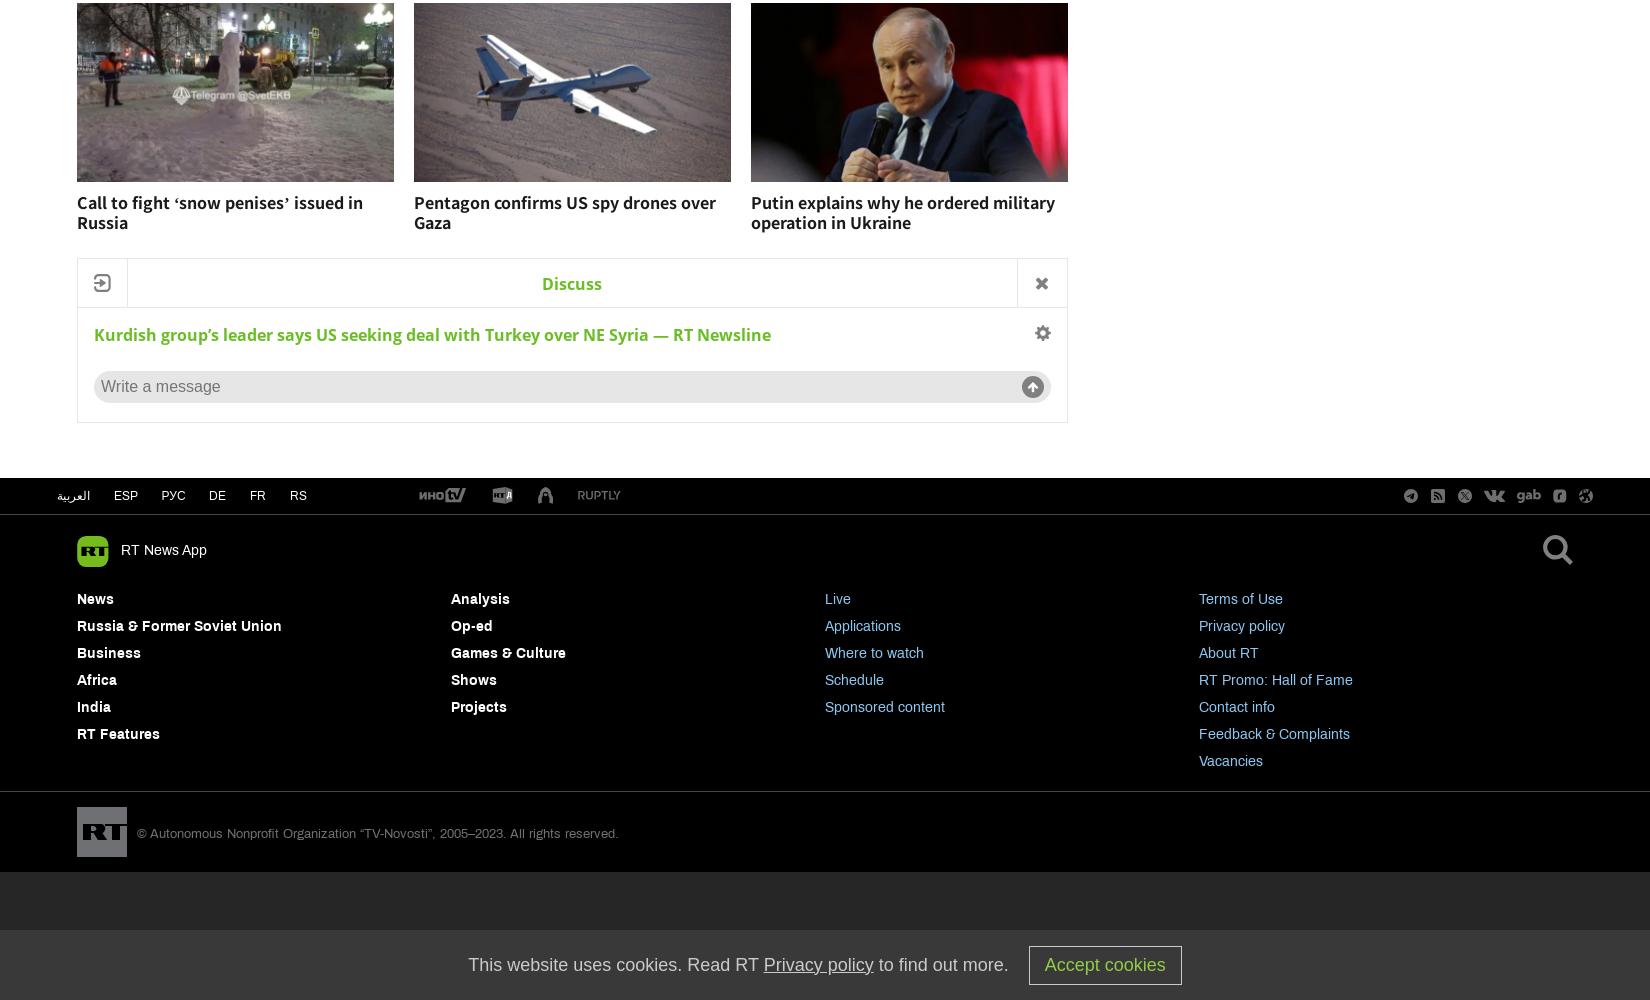  Describe the element at coordinates (258, 495) in the screenshot. I see `'fr'` at that location.